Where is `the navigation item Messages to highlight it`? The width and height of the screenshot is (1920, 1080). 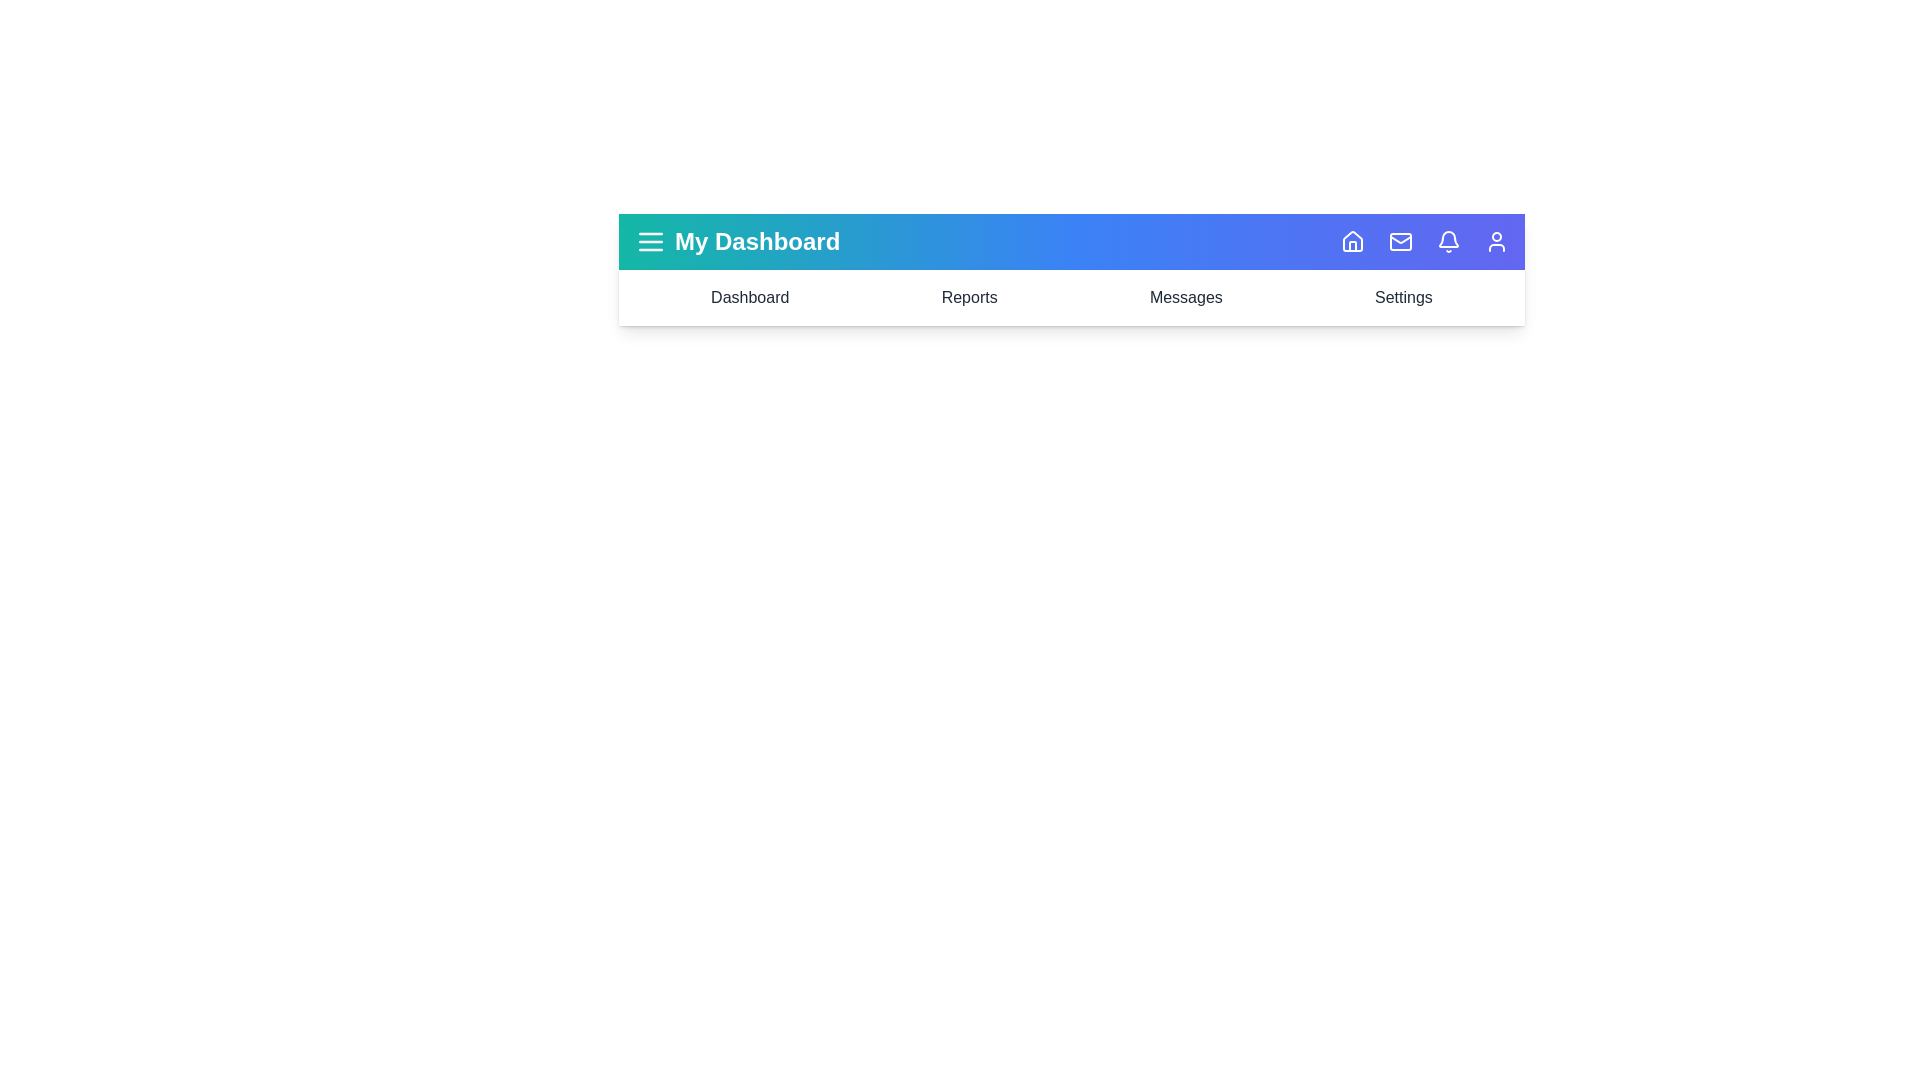
the navigation item Messages to highlight it is located at coordinates (1185, 297).